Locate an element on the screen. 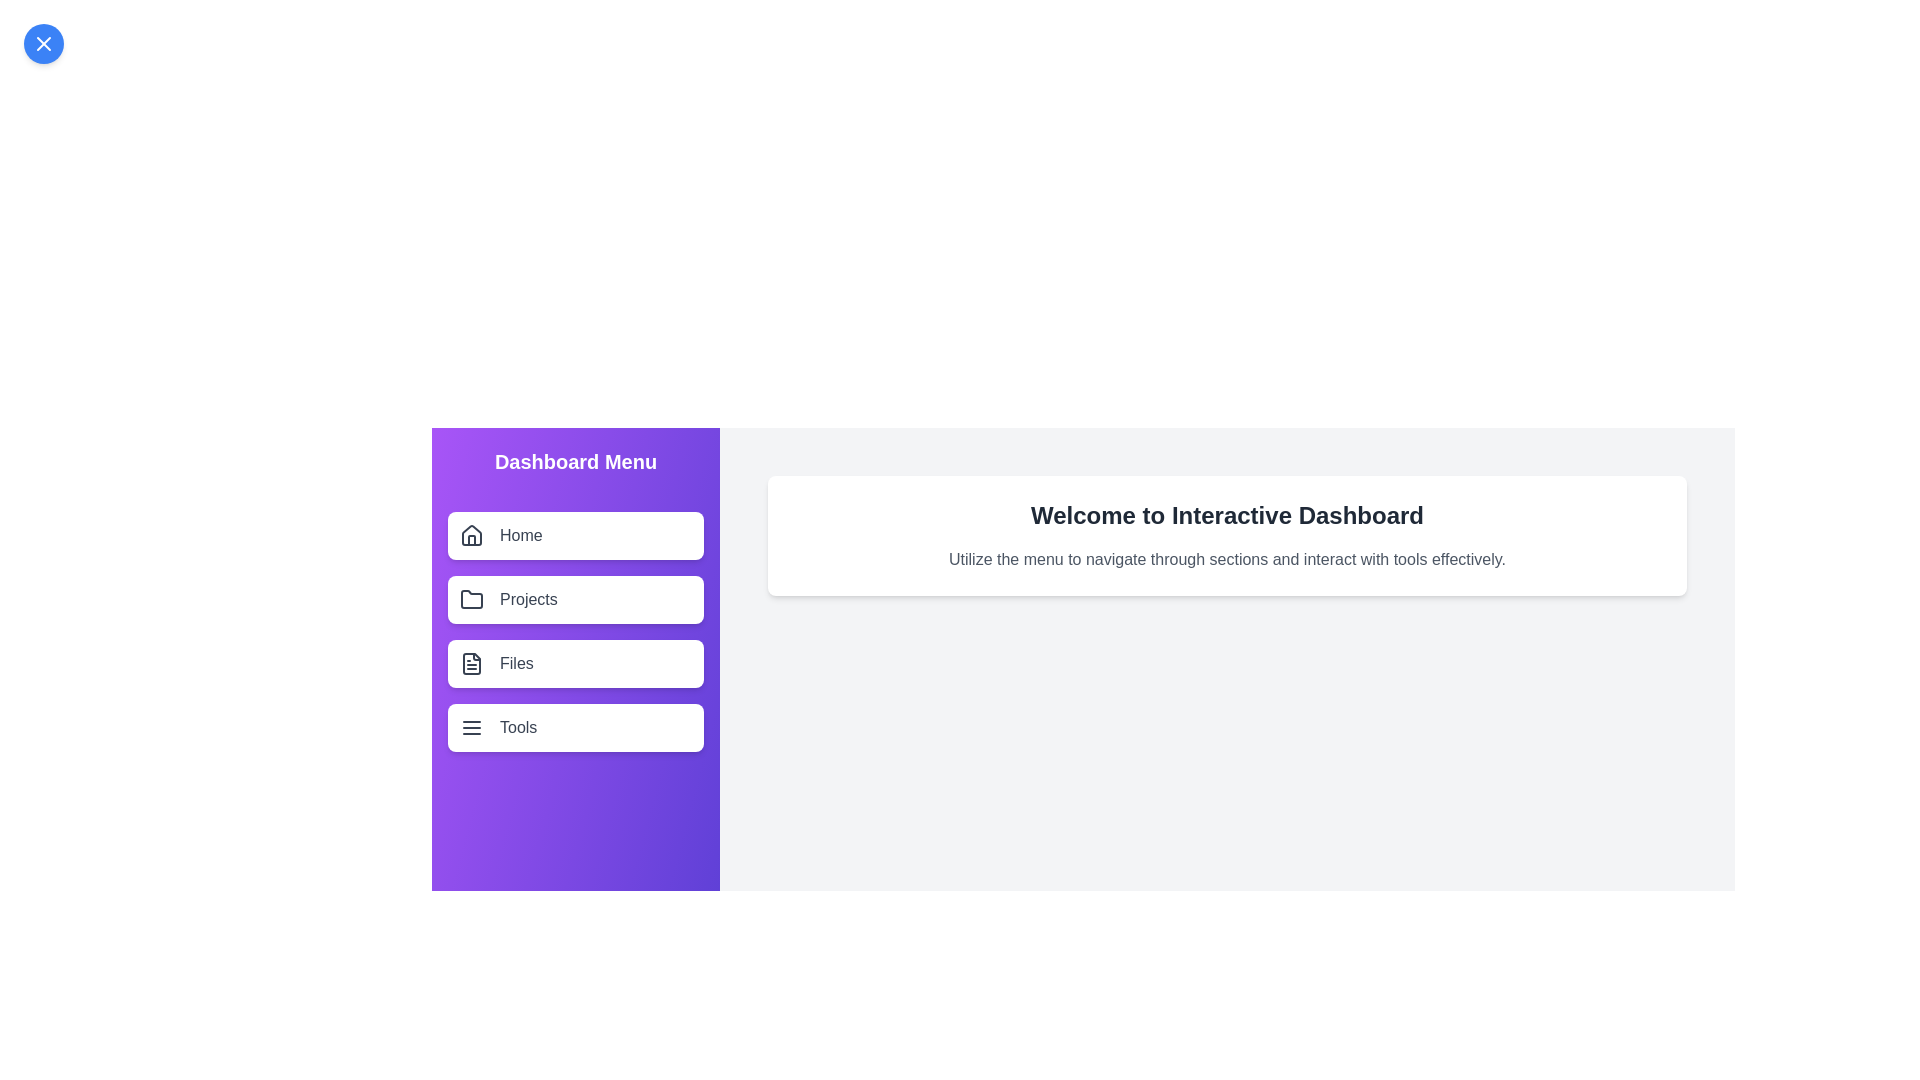  the menu item labeled Tools to navigate to its corresponding section is located at coordinates (575, 728).